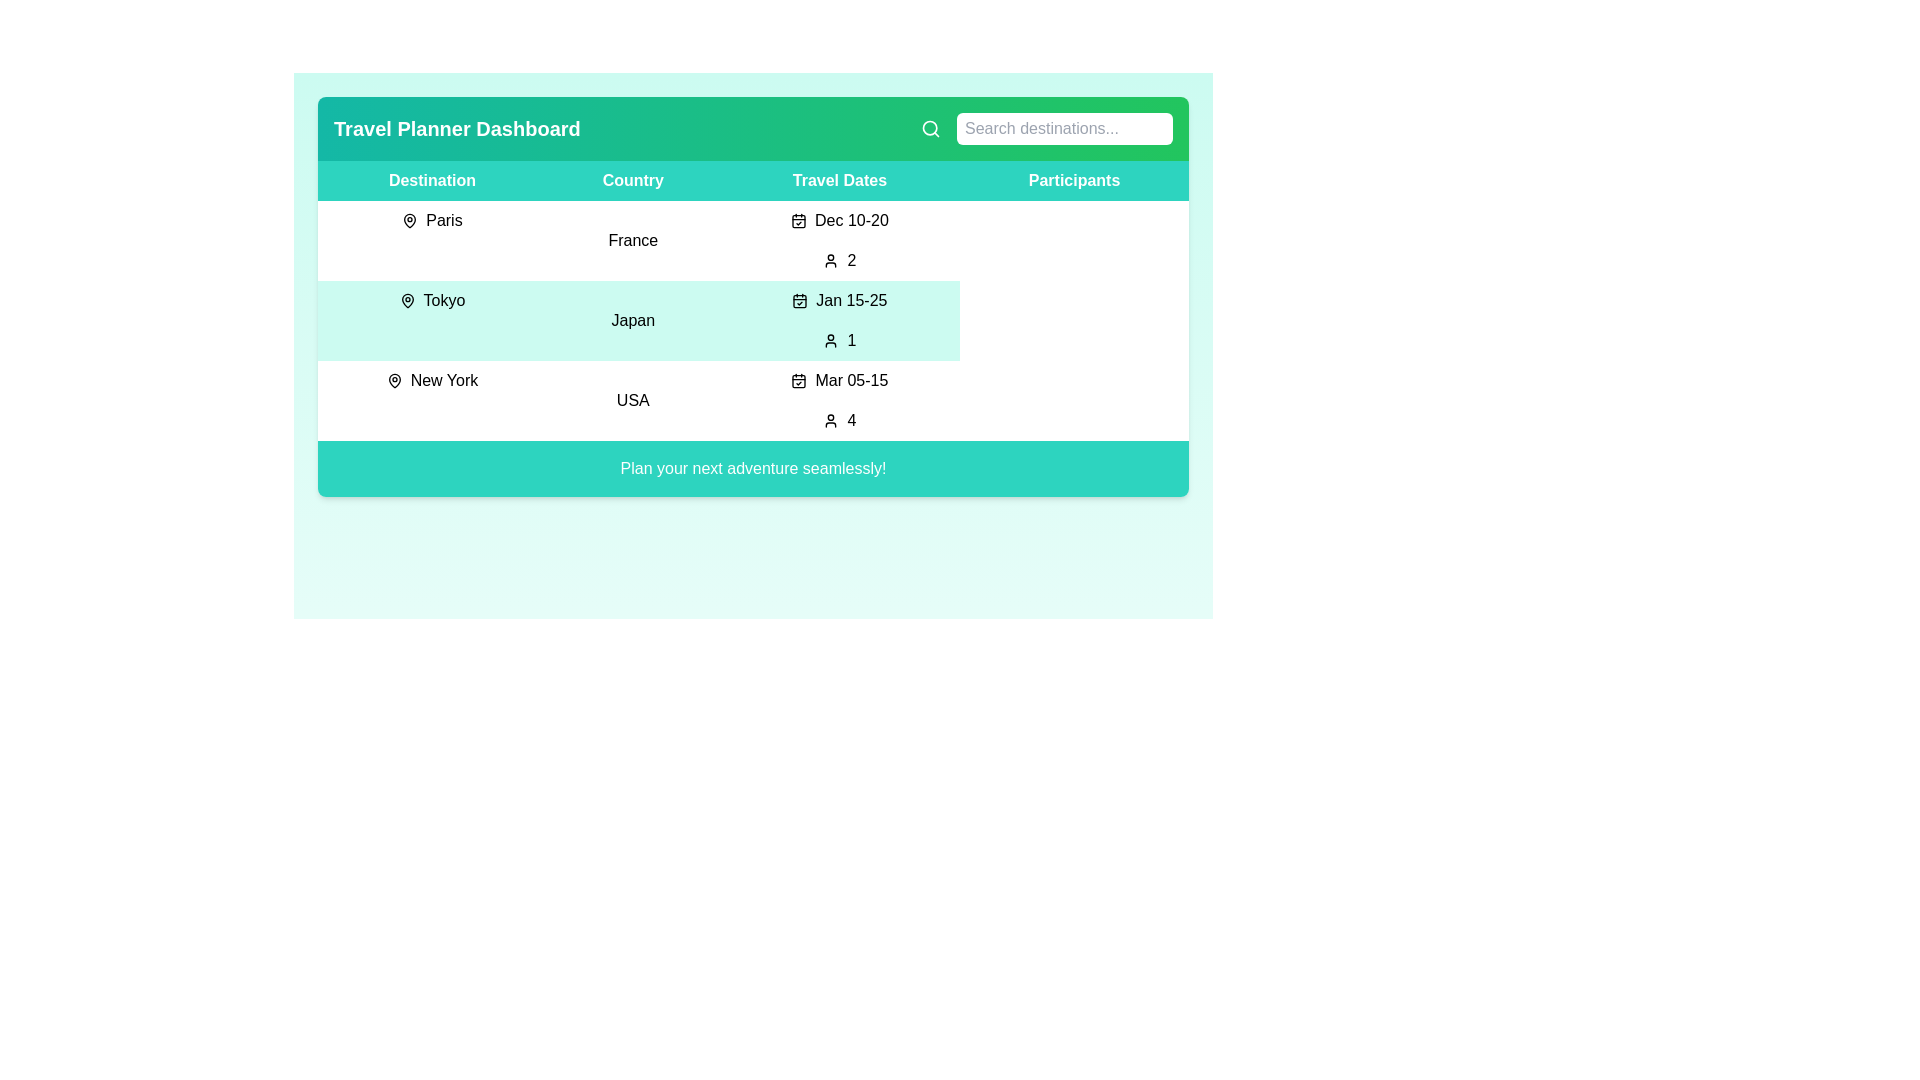 Image resolution: width=1920 pixels, height=1080 pixels. I want to click on the map pin icon representing 'New York' in the 'Destination' column, which has a teardrop shape and an empty circular area at its center, so click(394, 381).